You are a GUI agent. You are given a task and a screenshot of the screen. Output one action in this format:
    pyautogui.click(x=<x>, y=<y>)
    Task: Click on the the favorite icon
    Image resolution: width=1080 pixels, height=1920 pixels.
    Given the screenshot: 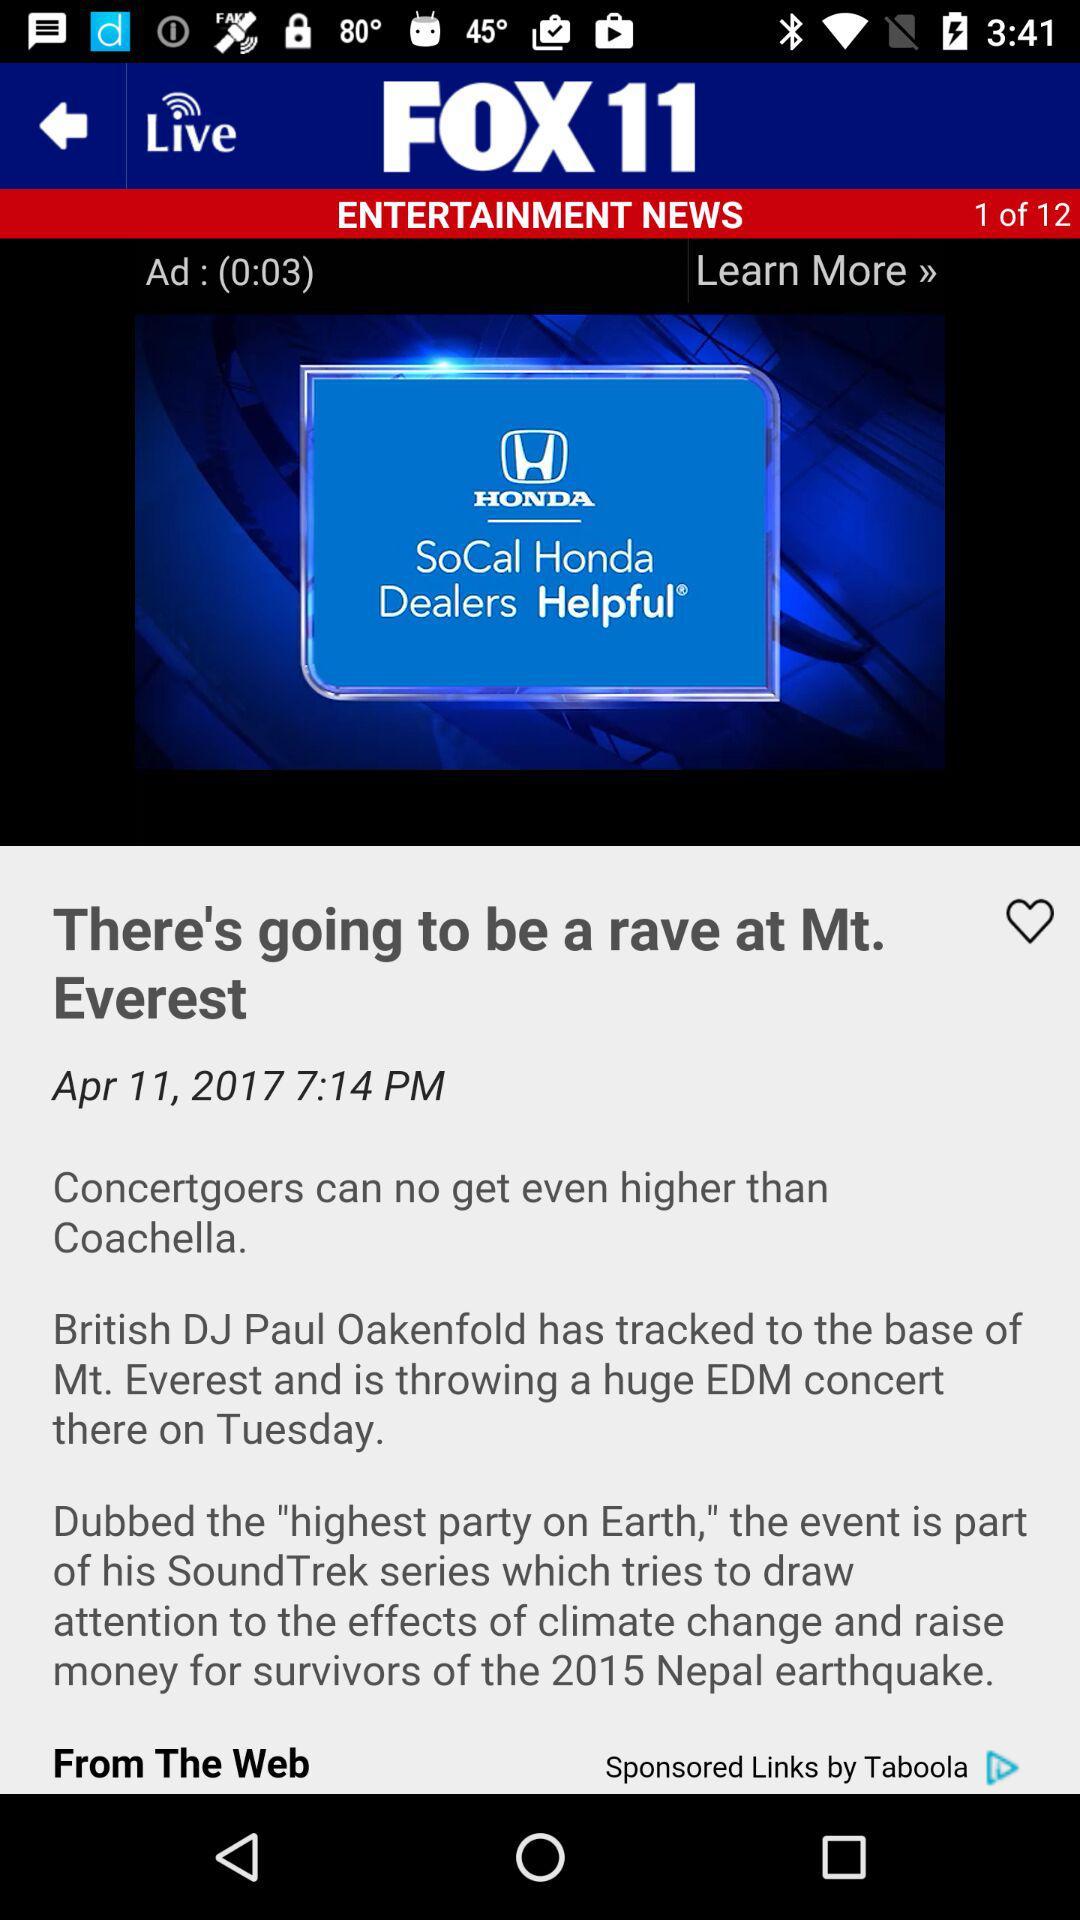 What is the action you would take?
    pyautogui.click(x=1017, y=920)
    